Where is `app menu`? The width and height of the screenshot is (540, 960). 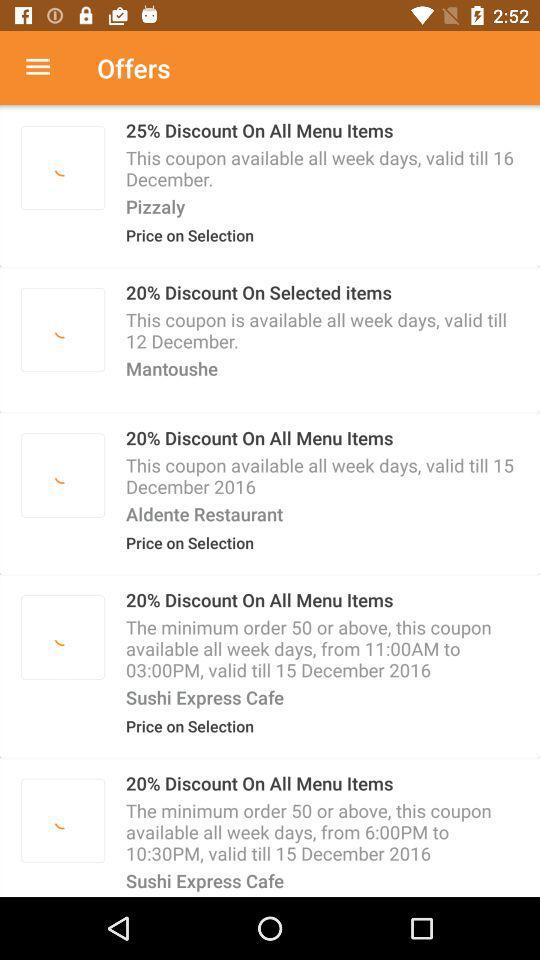
app menu is located at coordinates (48, 68).